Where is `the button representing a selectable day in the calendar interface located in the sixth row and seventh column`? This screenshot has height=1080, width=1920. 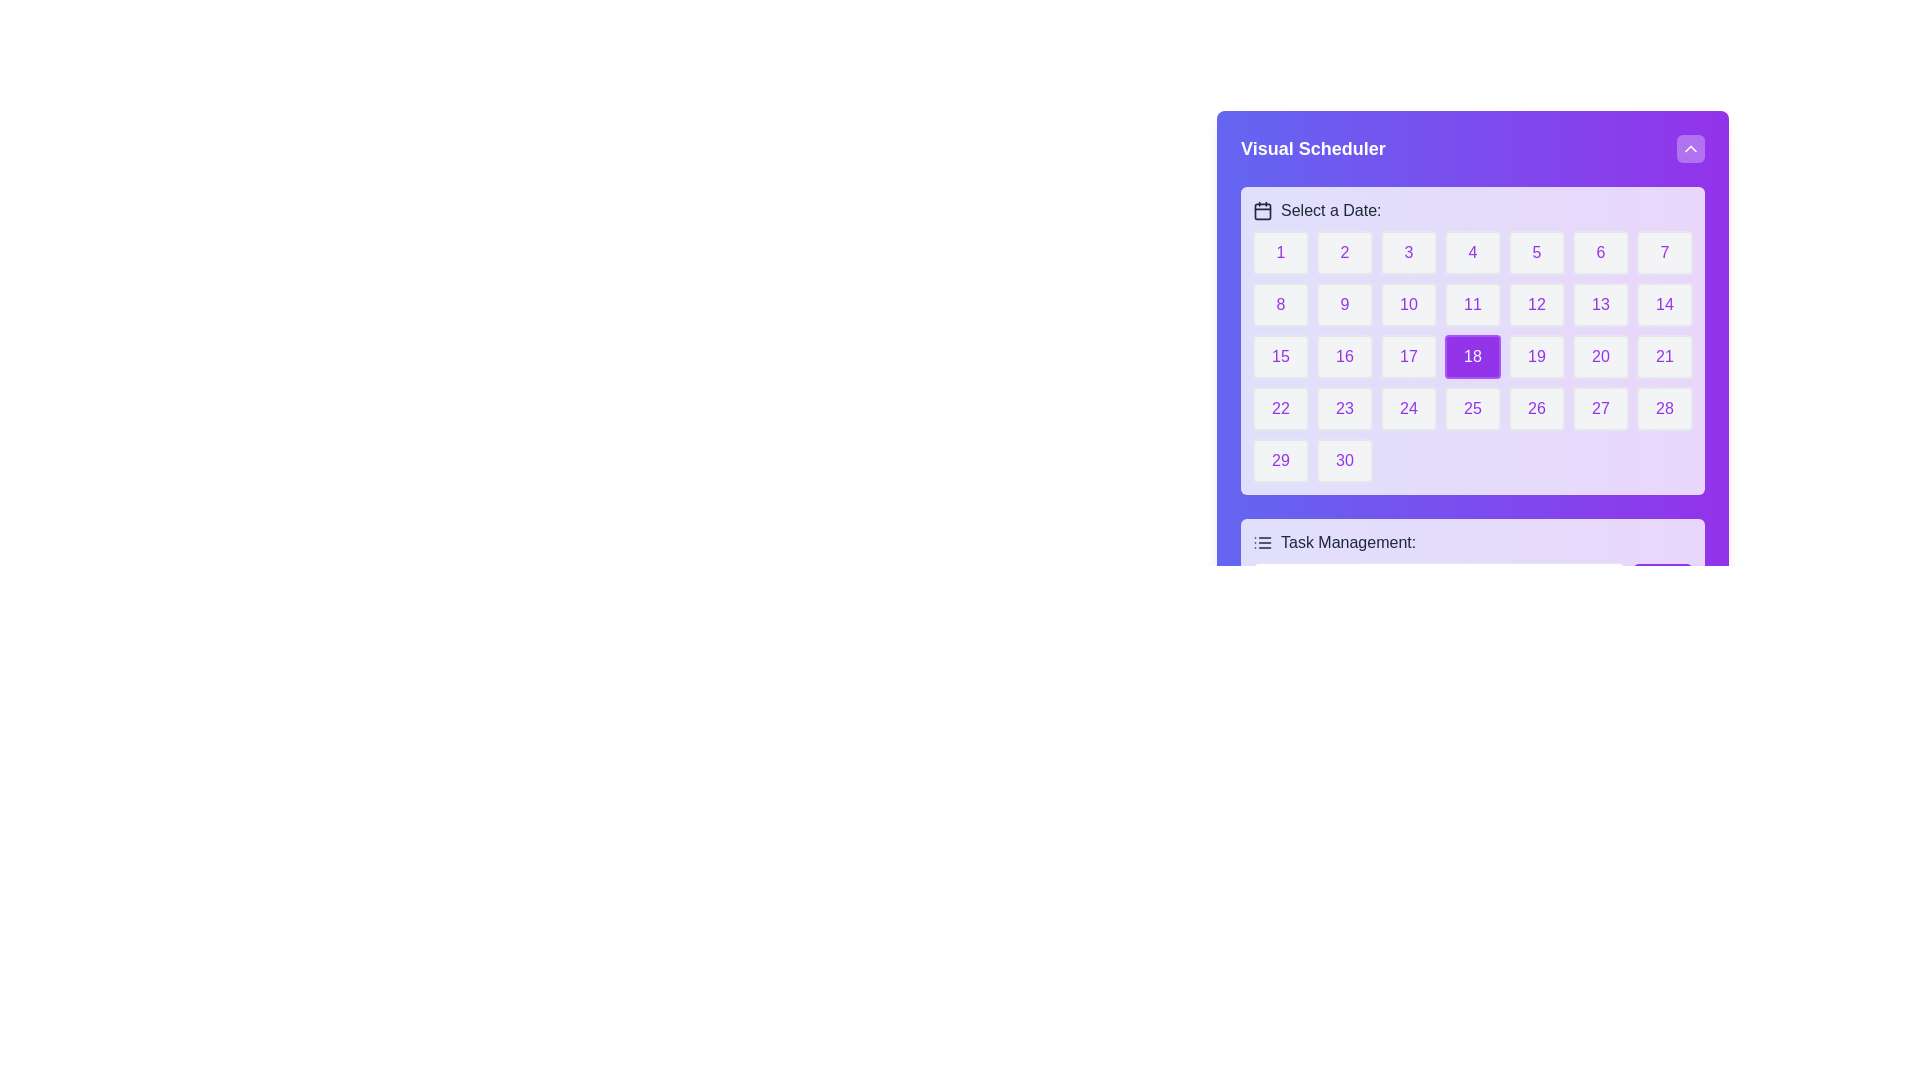 the button representing a selectable day in the calendar interface located in the sixth row and seventh column is located at coordinates (1665, 356).